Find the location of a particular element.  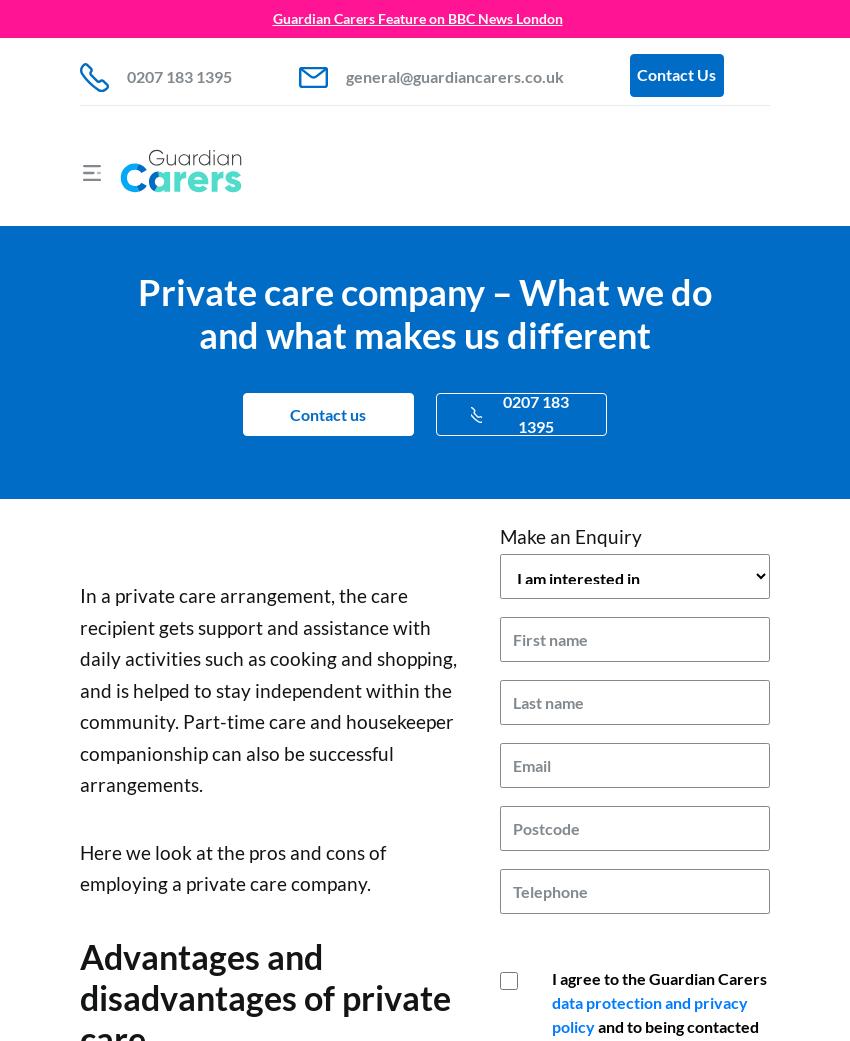

'Make an Enquiry' is located at coordinates (571, 536).